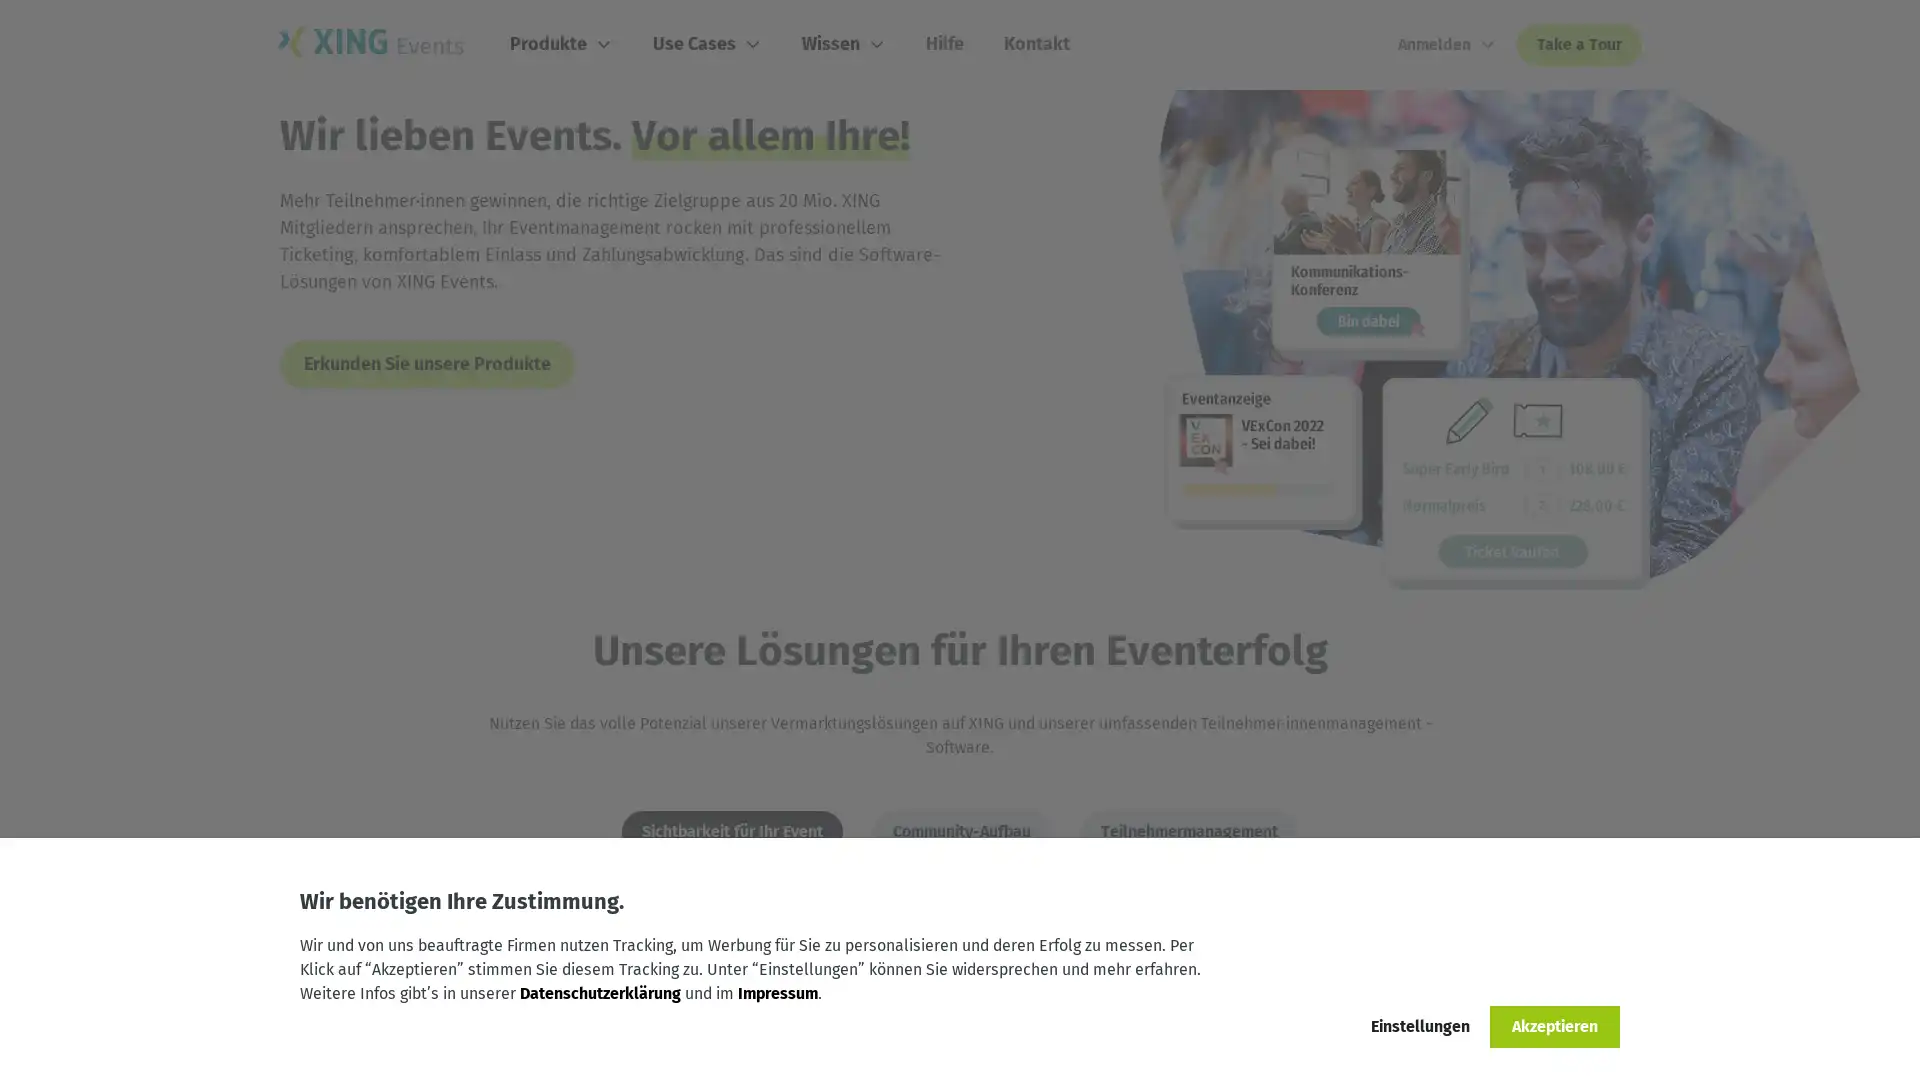  Describe the element at coordinates (1447, 45) in the screenshot. I see `Anmelden Symbol Arrow down` at that location.